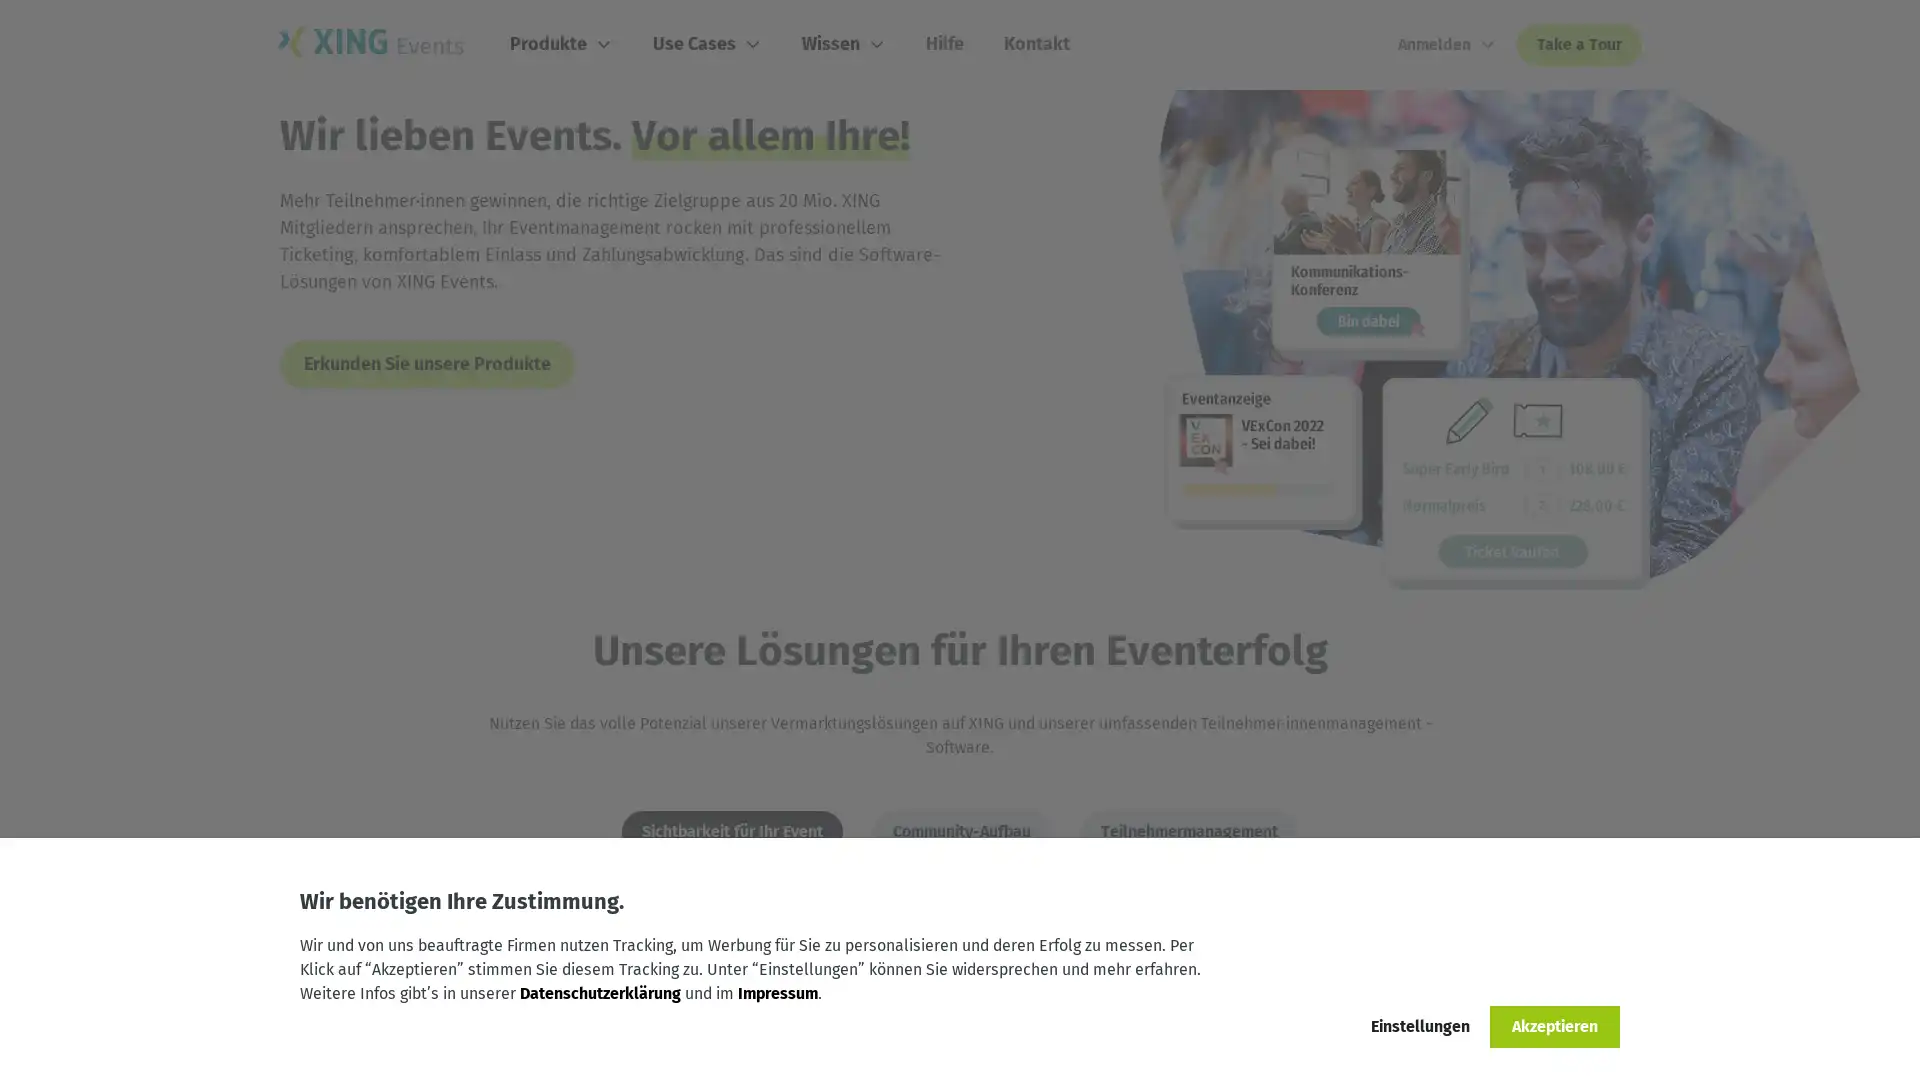  Describe the element at coordinates (1447, 45) in the screenshot. I see `Anmelden Symbol Arrow down` at that location.